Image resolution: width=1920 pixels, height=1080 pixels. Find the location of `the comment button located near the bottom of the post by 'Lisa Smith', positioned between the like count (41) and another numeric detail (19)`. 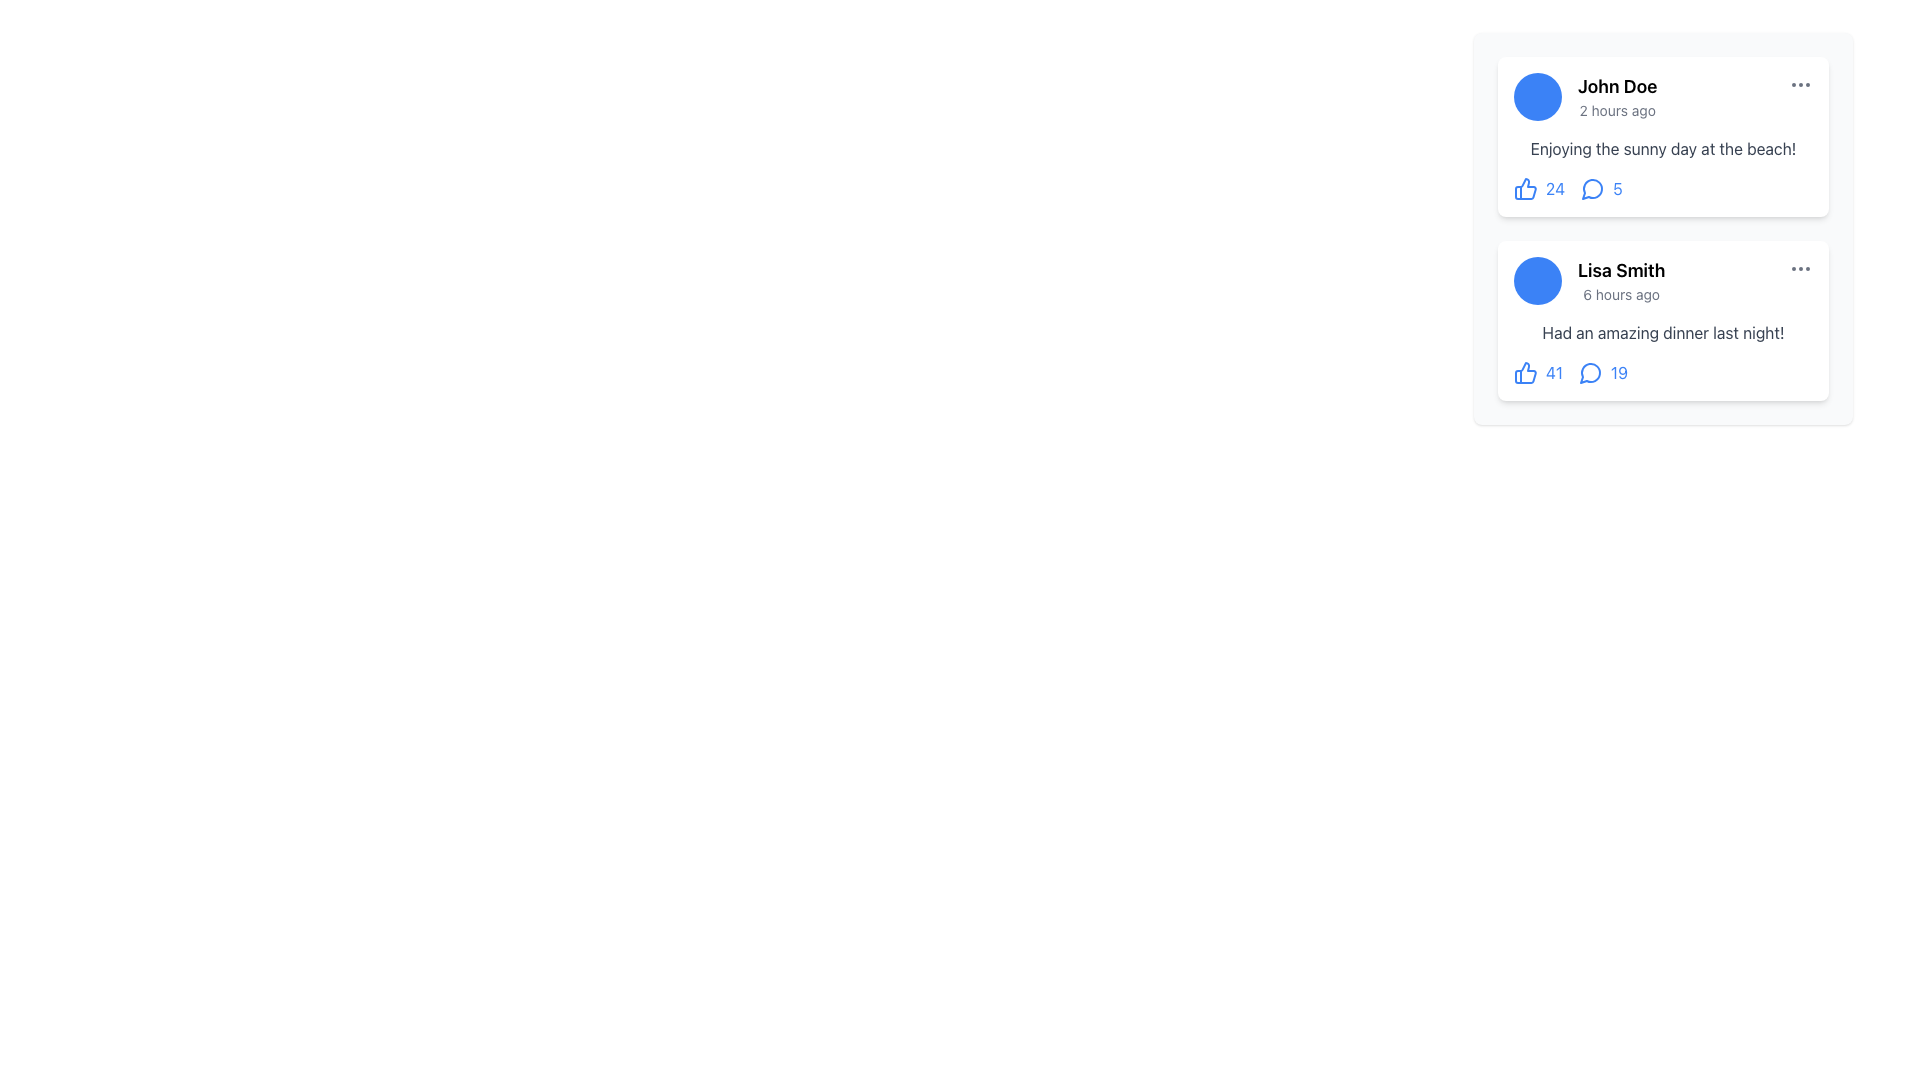

the comment button located near the bottom of the post by 'Lisa Smith', positioned between the like count (41) and another numeric detail (19) is located at coordinates (1588, 373).